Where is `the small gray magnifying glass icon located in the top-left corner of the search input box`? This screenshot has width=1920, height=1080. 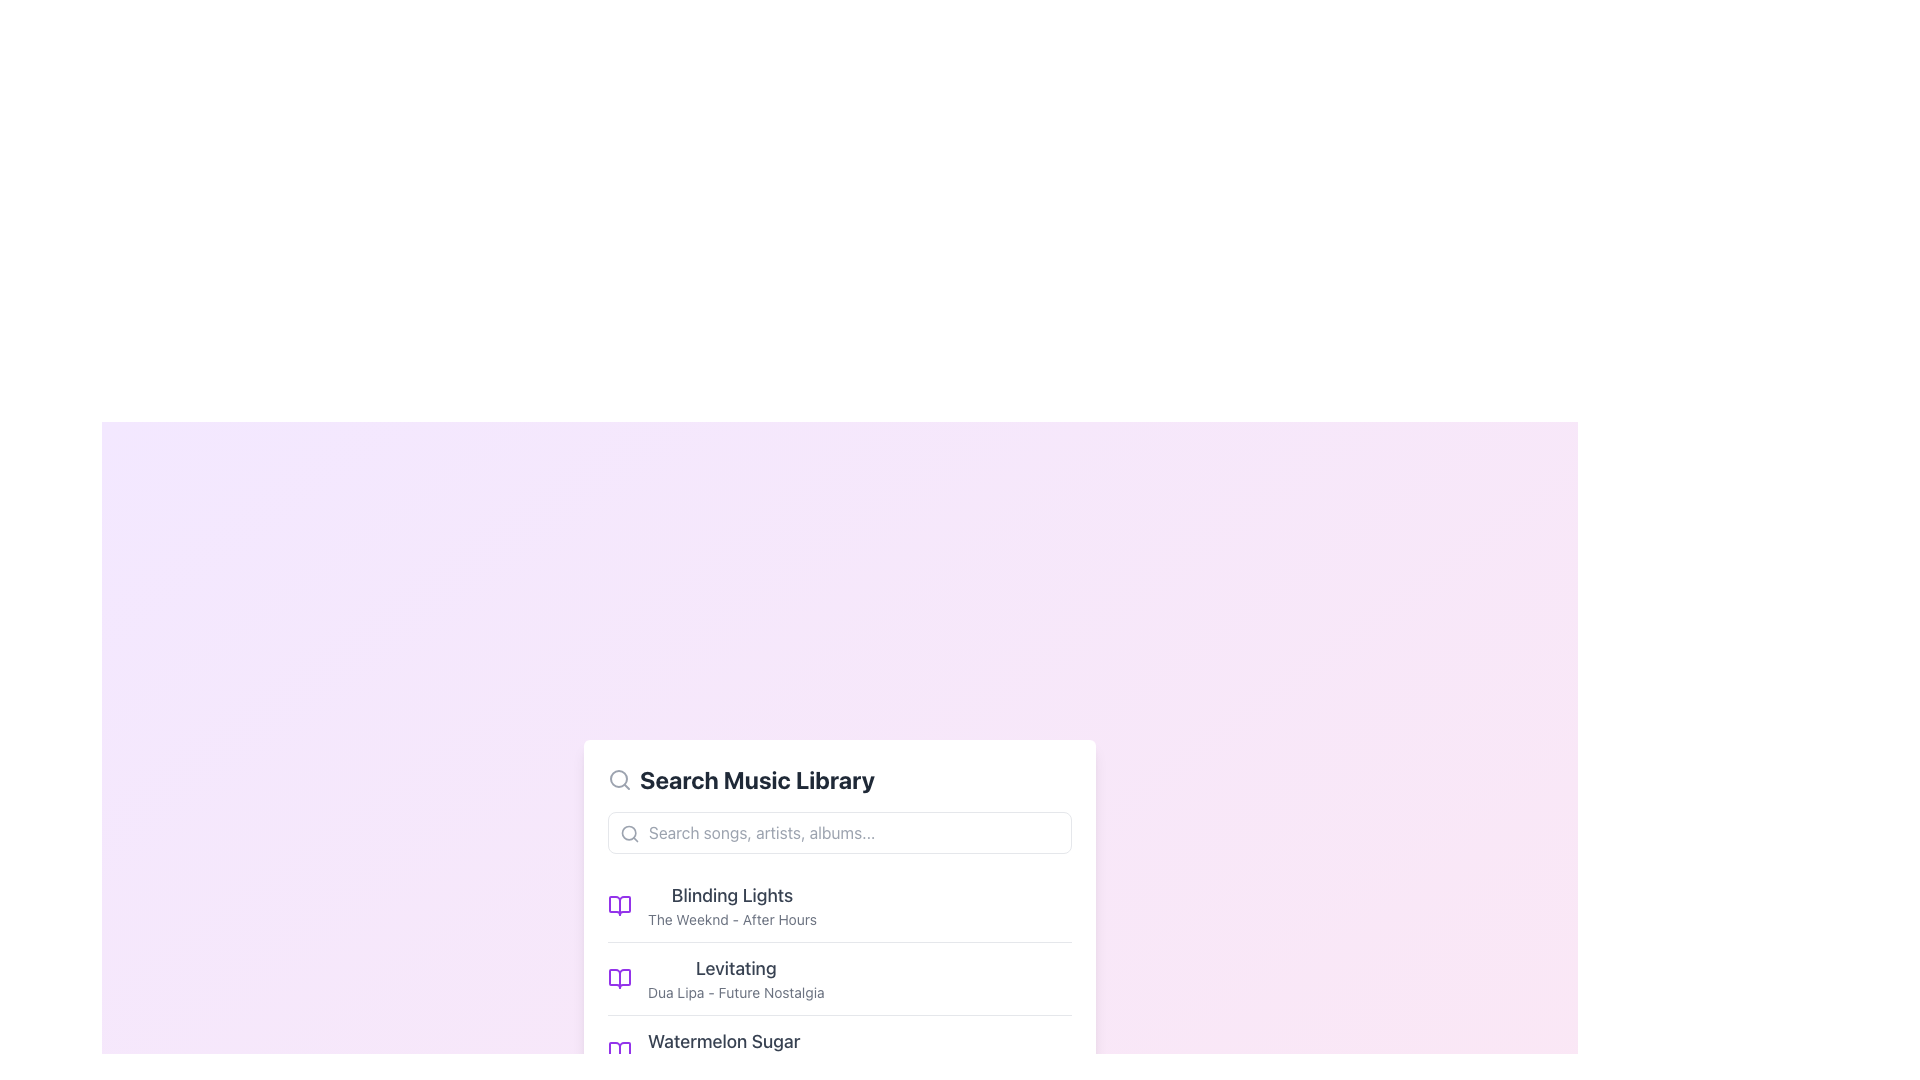
the small gray magnifying glass icon located in the top-left corner of the search input box is located at coordinates (628, 833).